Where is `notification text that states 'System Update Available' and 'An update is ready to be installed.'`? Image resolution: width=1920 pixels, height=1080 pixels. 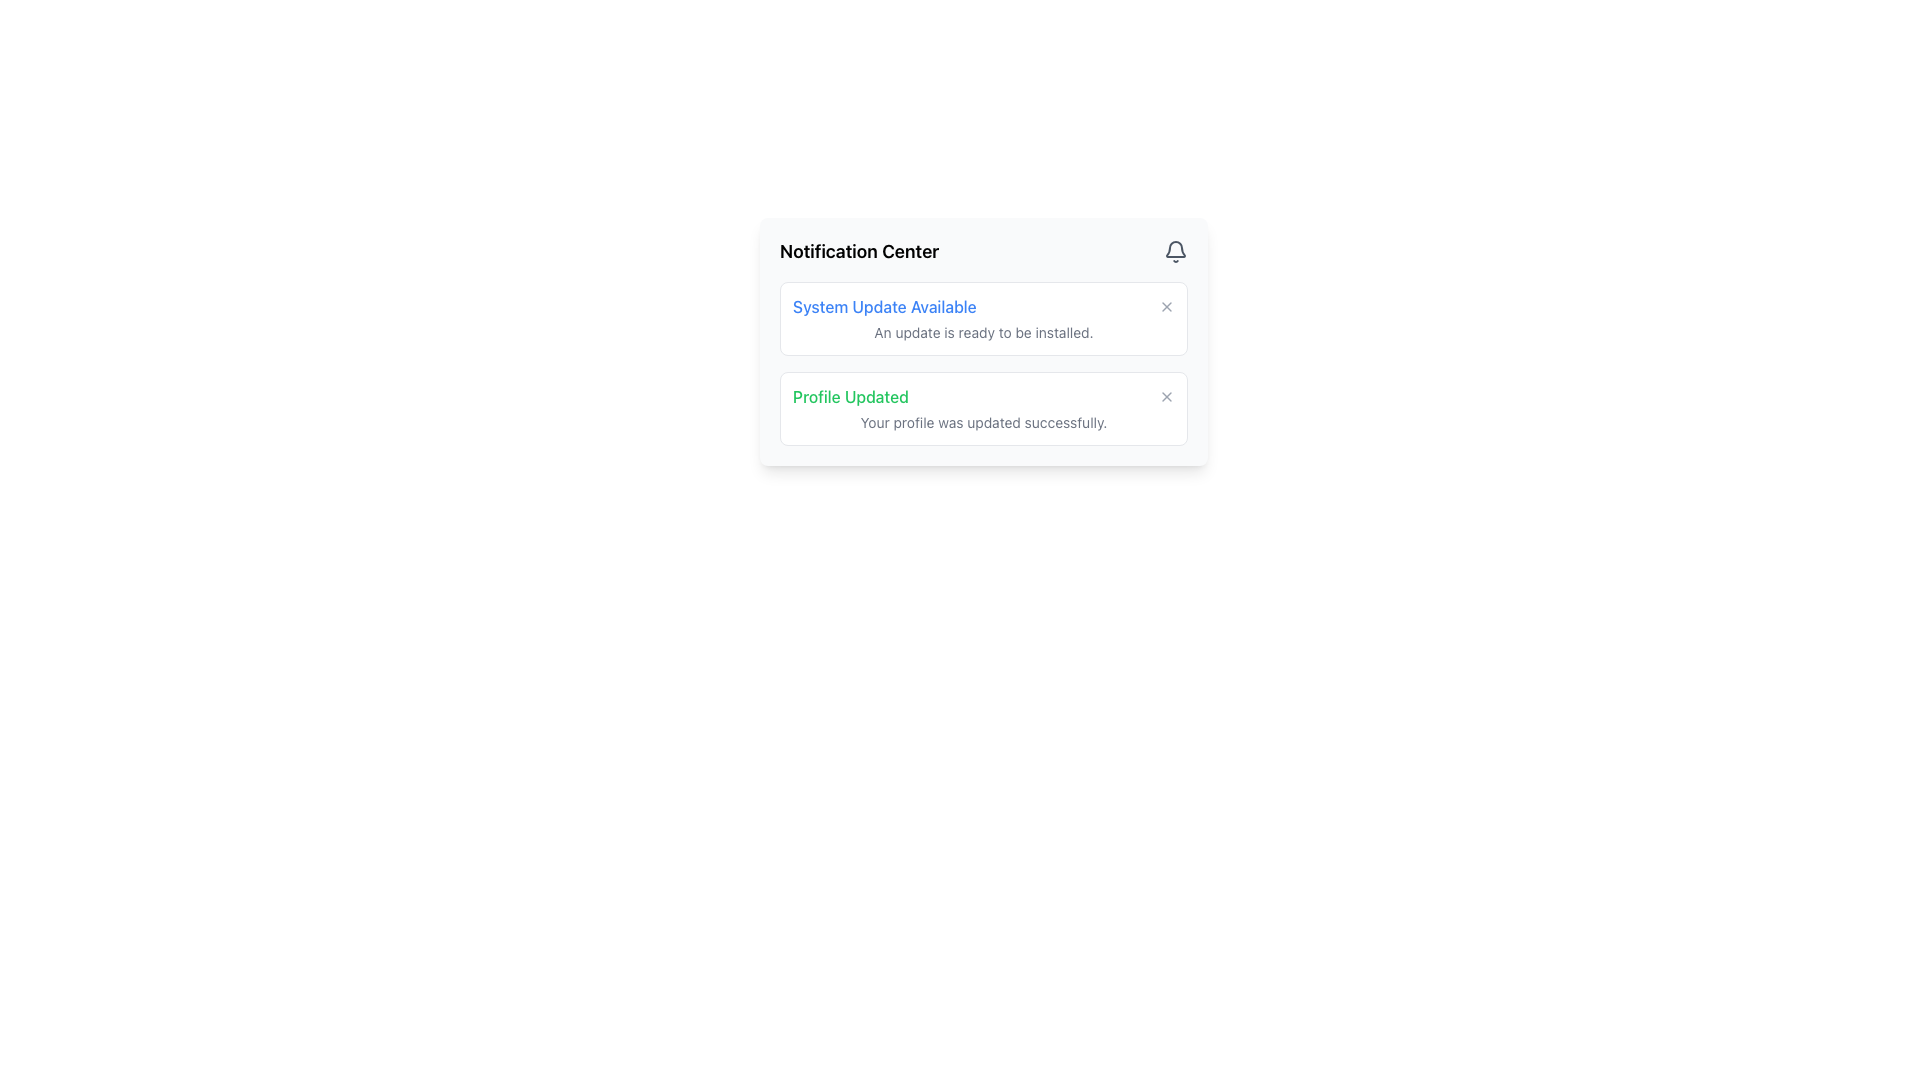 notification text that states 'System Update Available' and 'An update is ready to be installed.' is located at coordinates (983, 318).